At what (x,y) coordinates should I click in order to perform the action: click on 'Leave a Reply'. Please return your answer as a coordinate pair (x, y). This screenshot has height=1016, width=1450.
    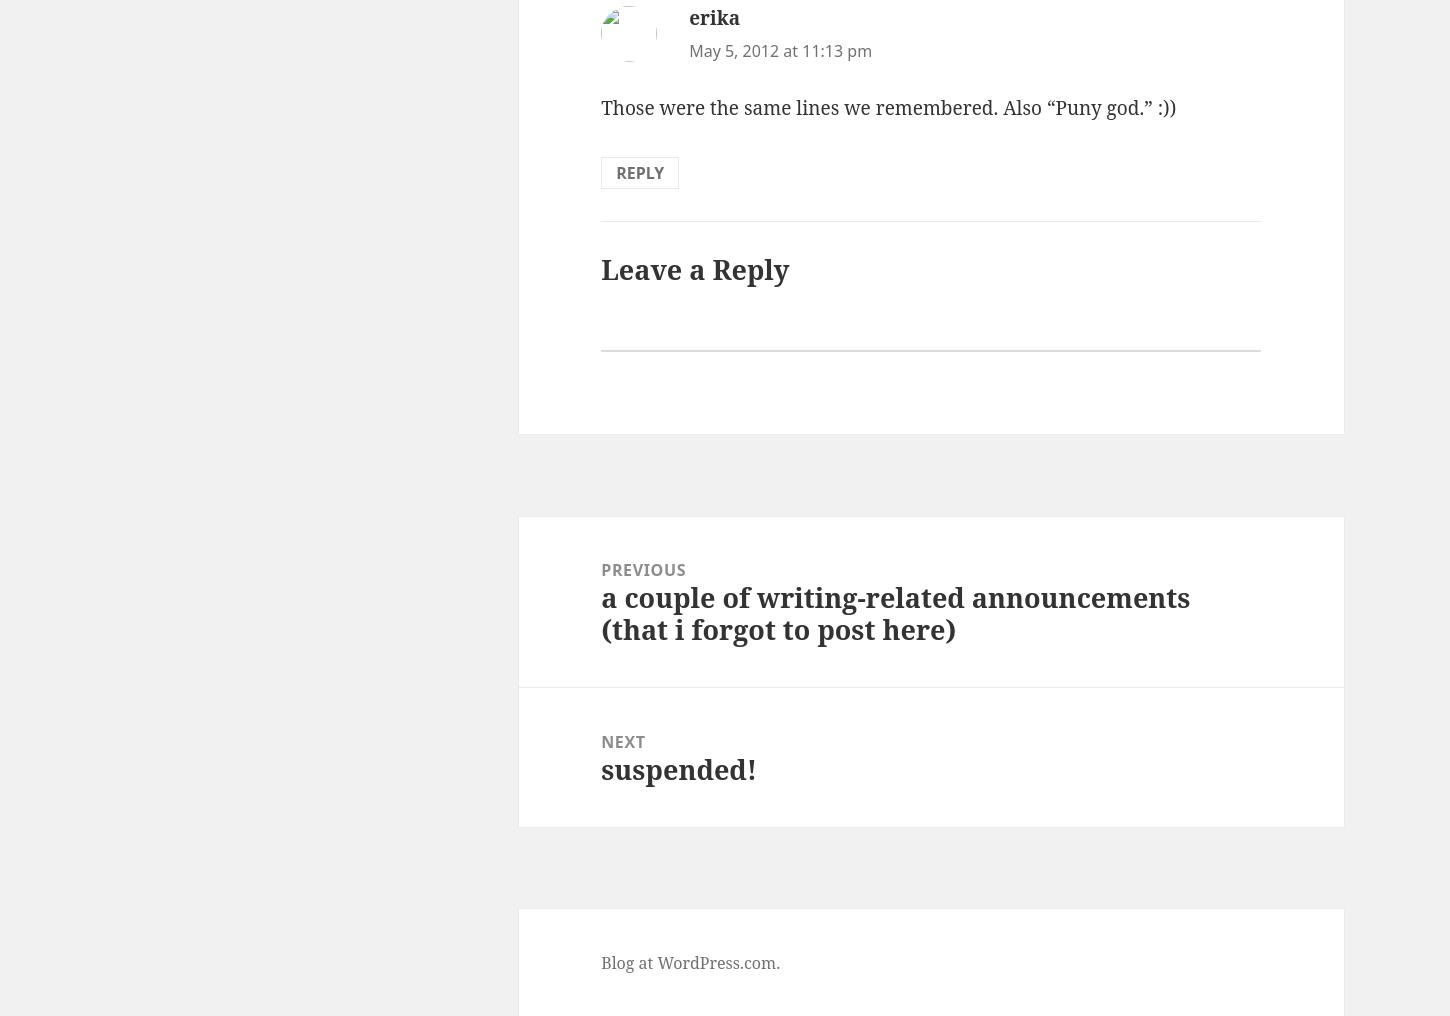
    Looking at the image, I should click on (693, 267).